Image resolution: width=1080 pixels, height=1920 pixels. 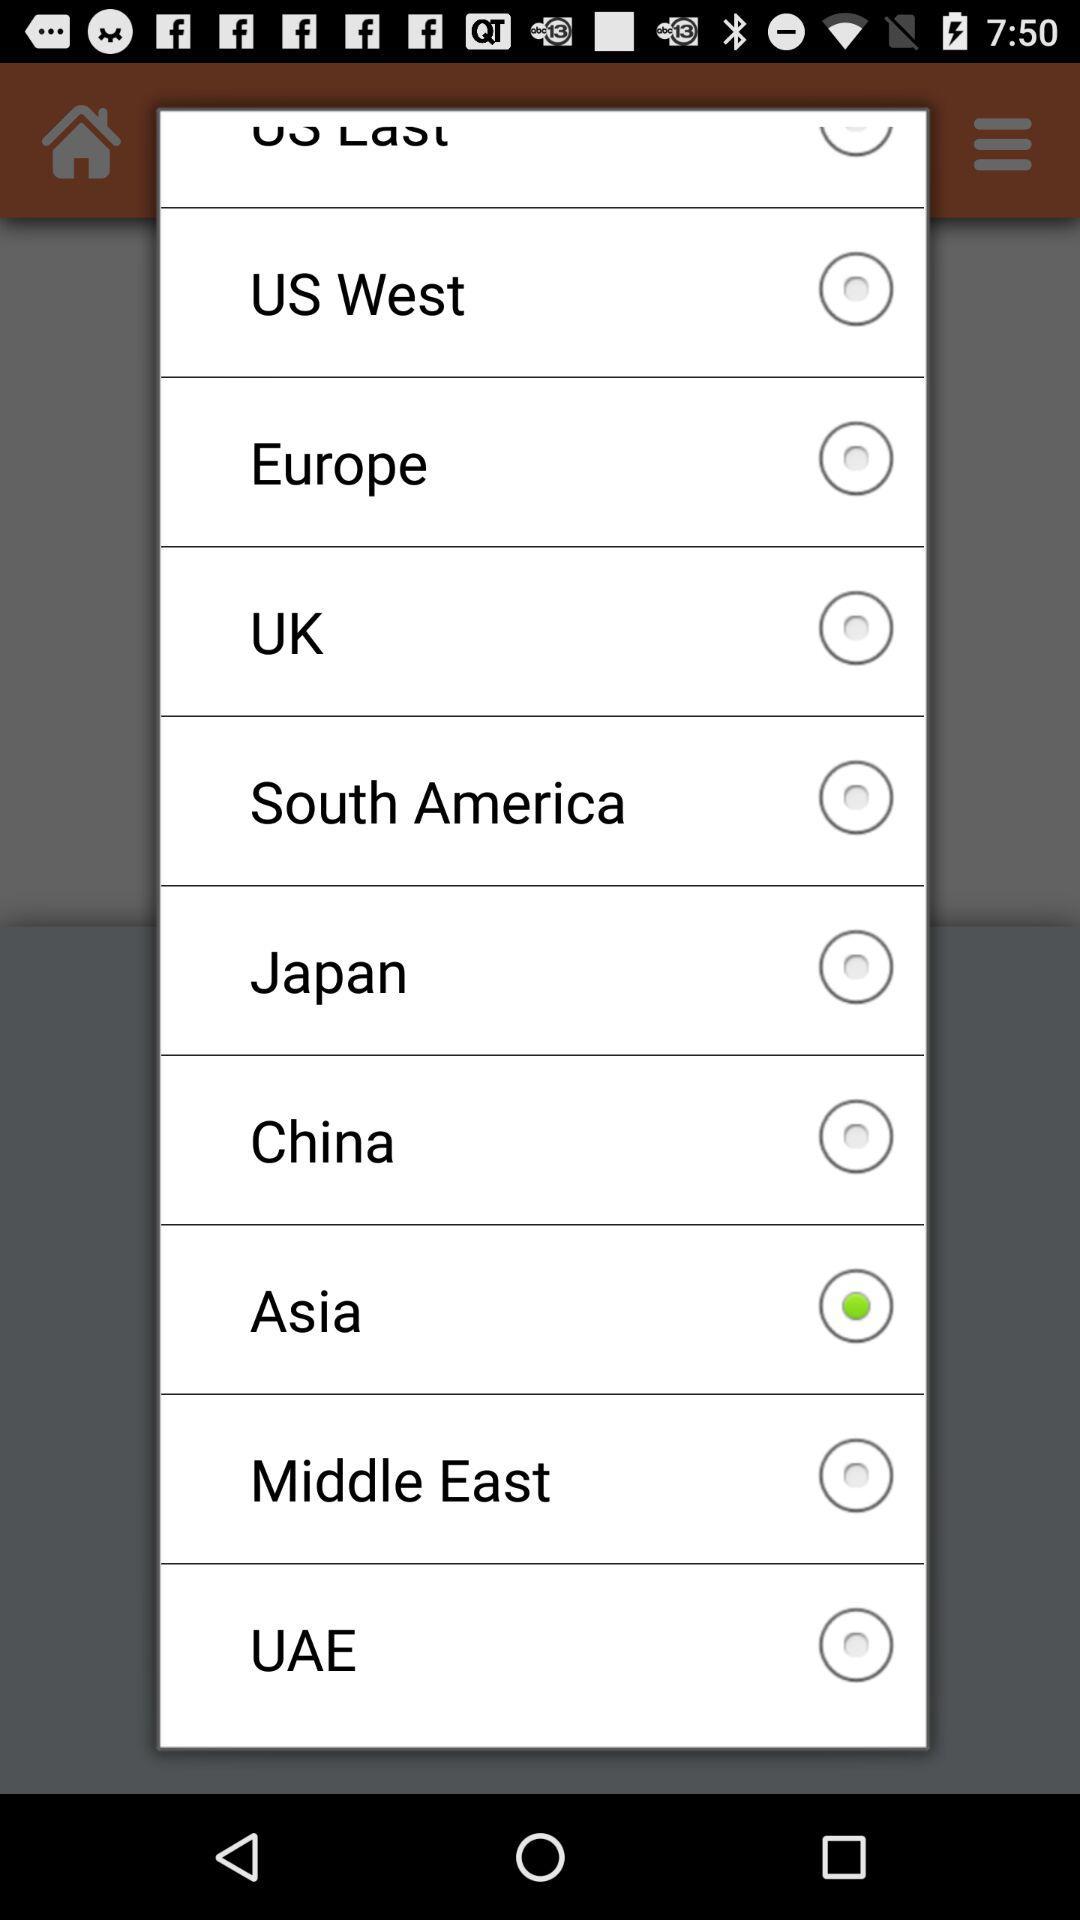 I want to click on the     china item, so click(x=542, y=1140).